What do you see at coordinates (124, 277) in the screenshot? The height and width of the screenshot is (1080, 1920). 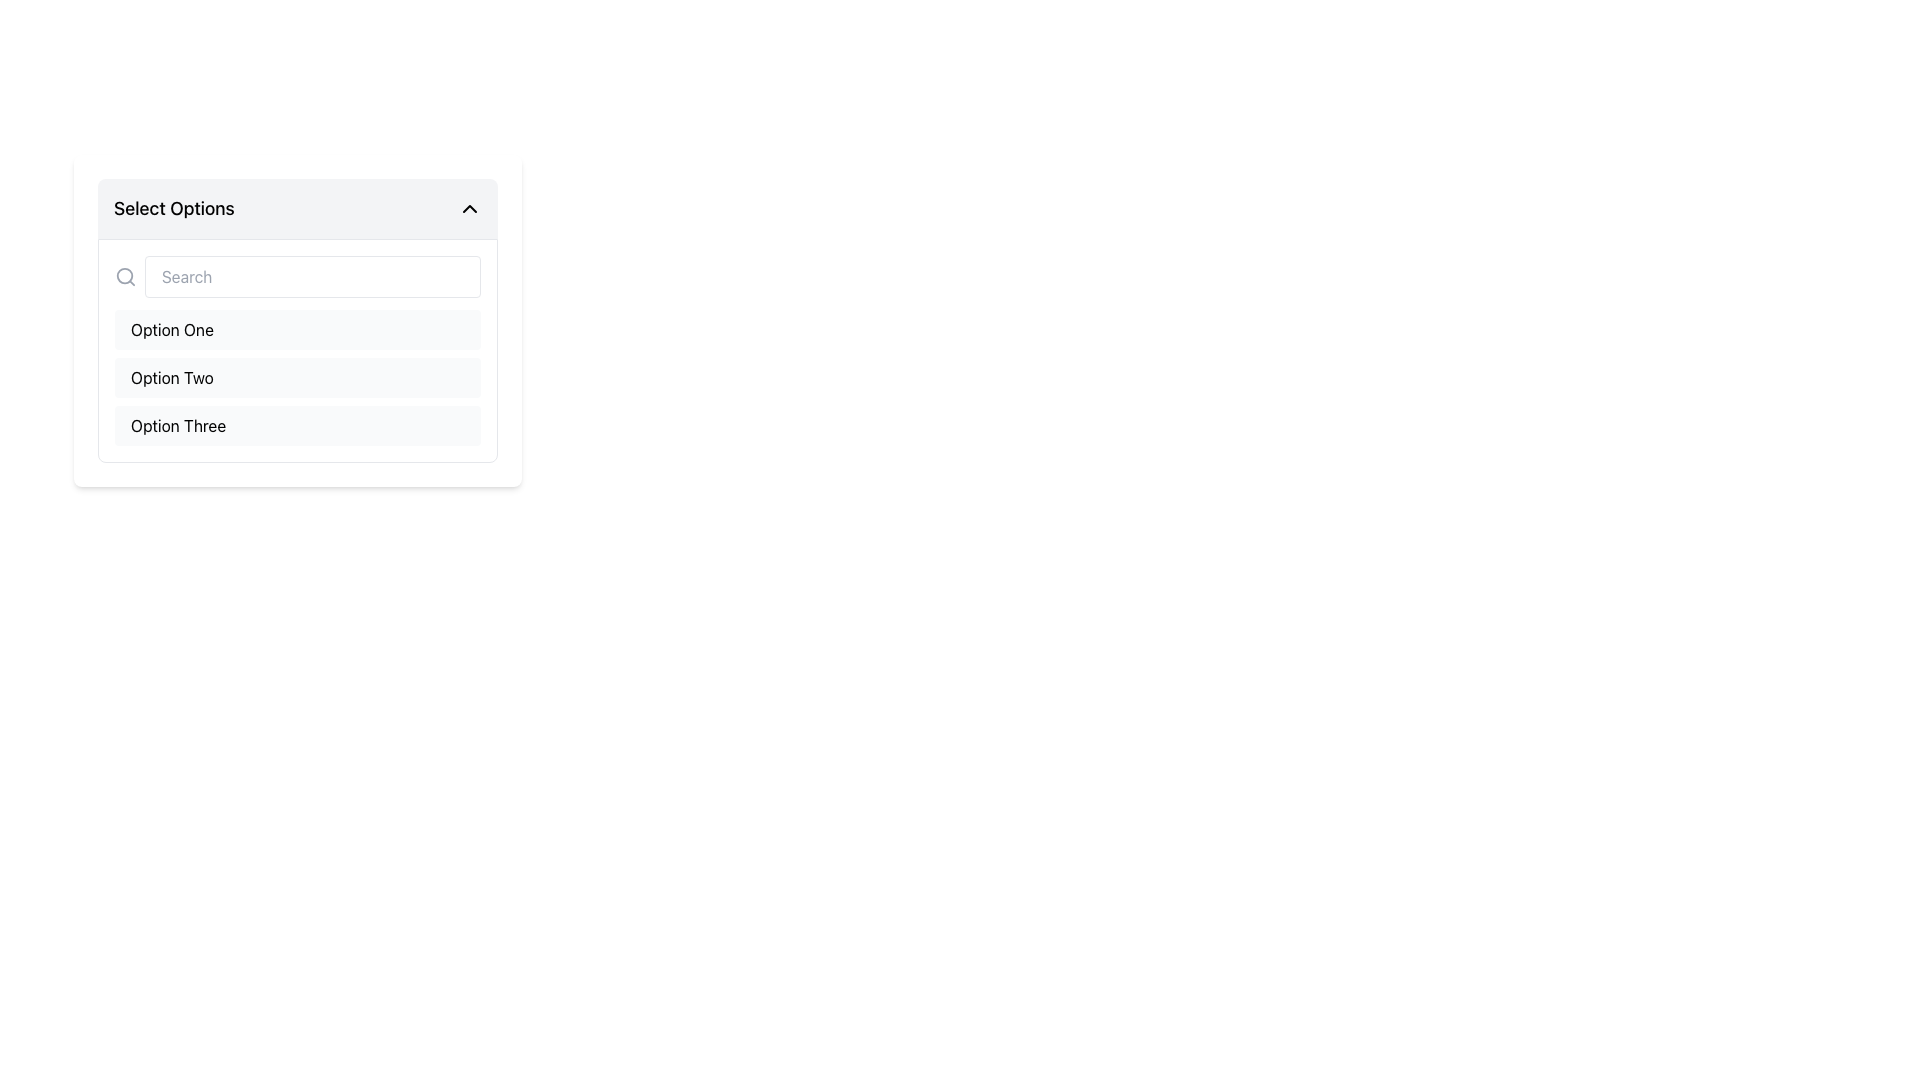 I see `the magnifying glass icon, which serves as a search indicator` at bounding box center [124, 277].